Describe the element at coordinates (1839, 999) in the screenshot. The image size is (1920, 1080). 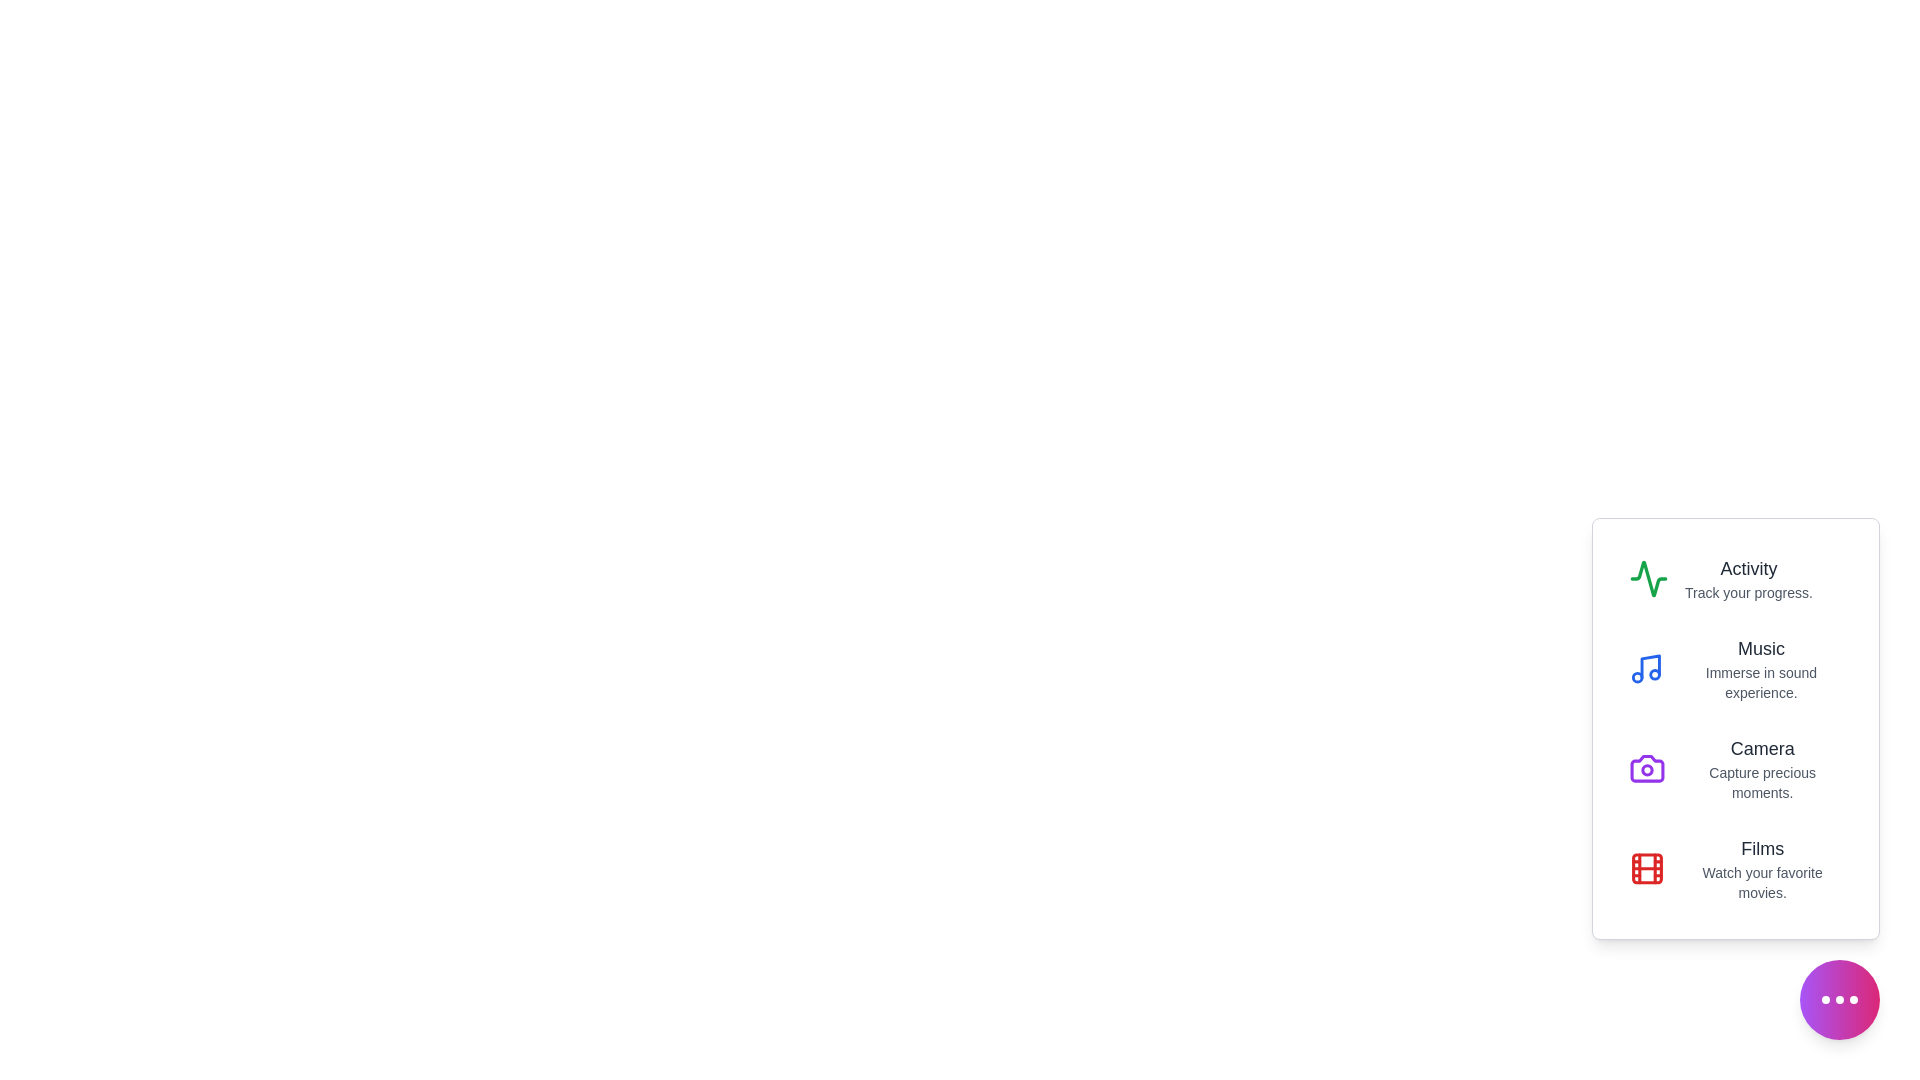
I see `the toggle button to toggle the visibility of the speed dial menu` at that location.